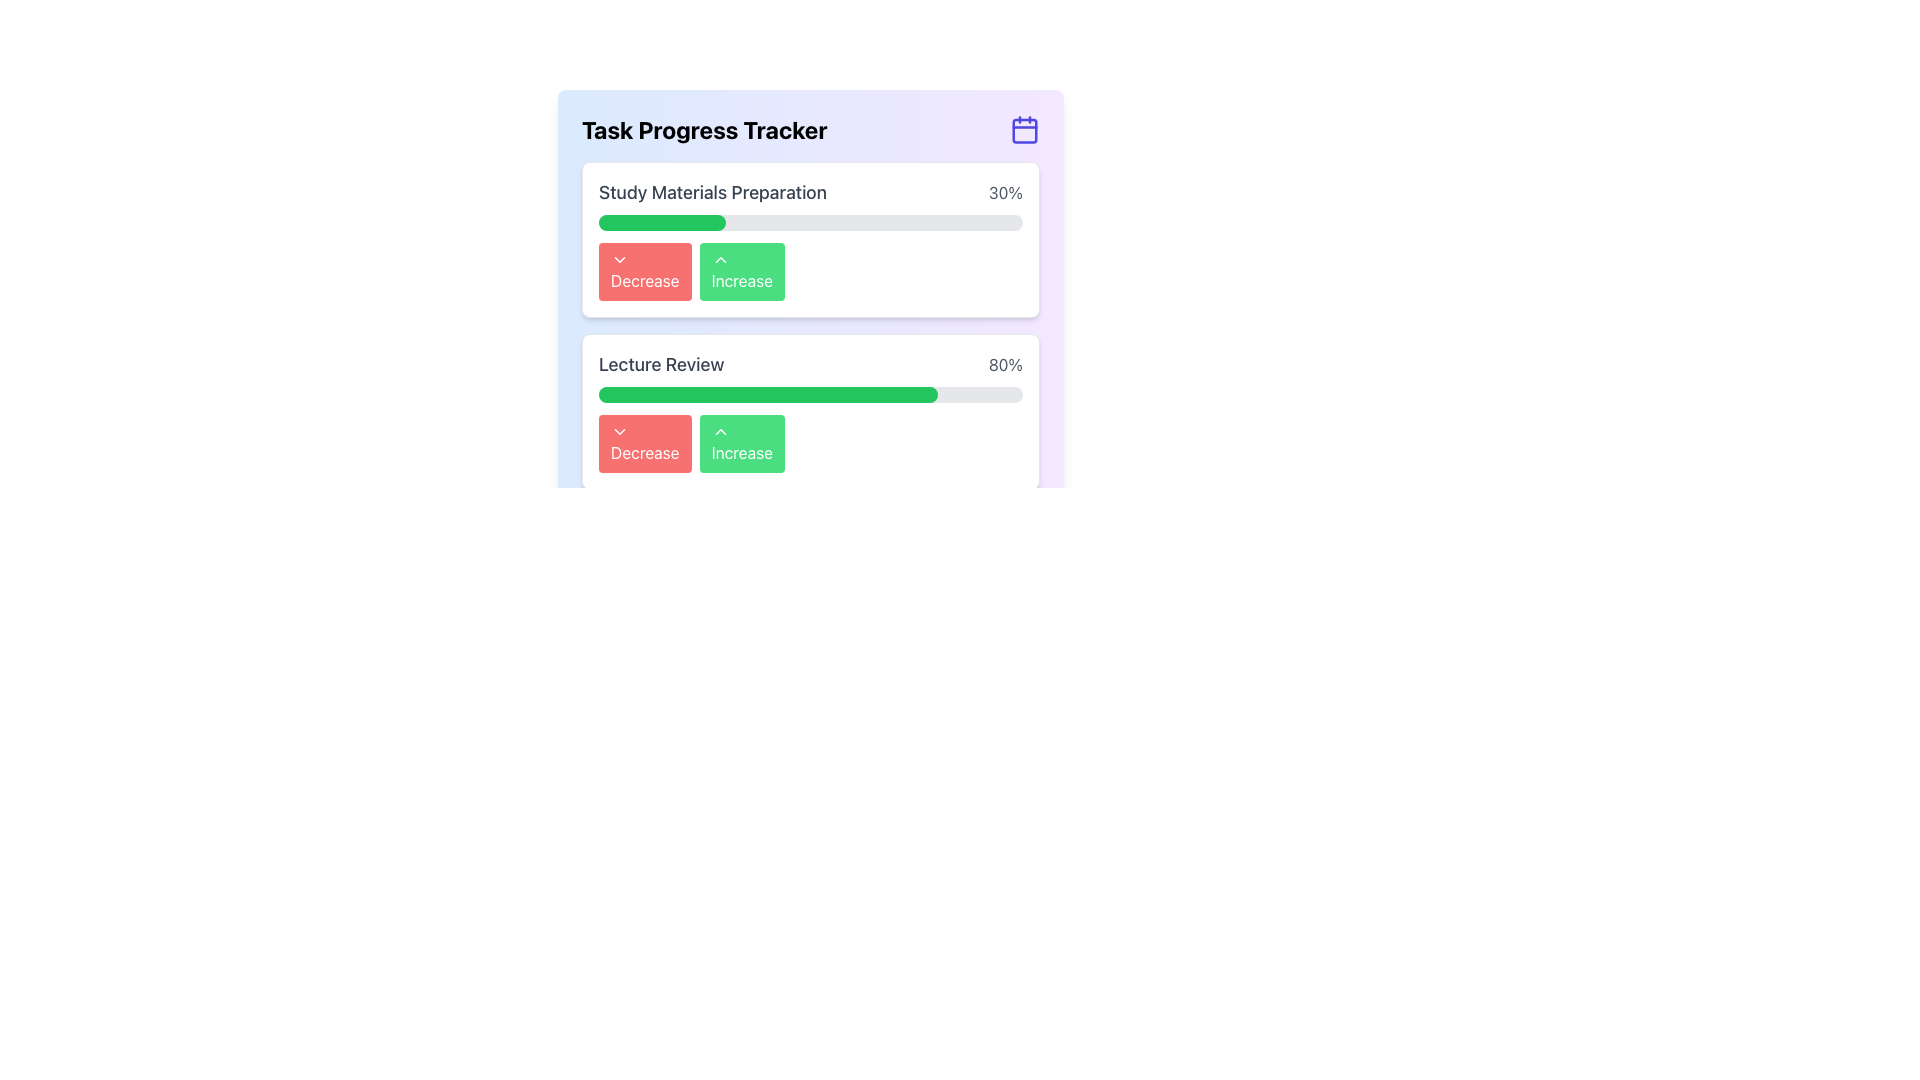 The height and width of the screenshot is (1080, 1920). I want to click on the decrement button for the 'Study Materials Preparation' task to observe its hover effects, so click(645, 272).